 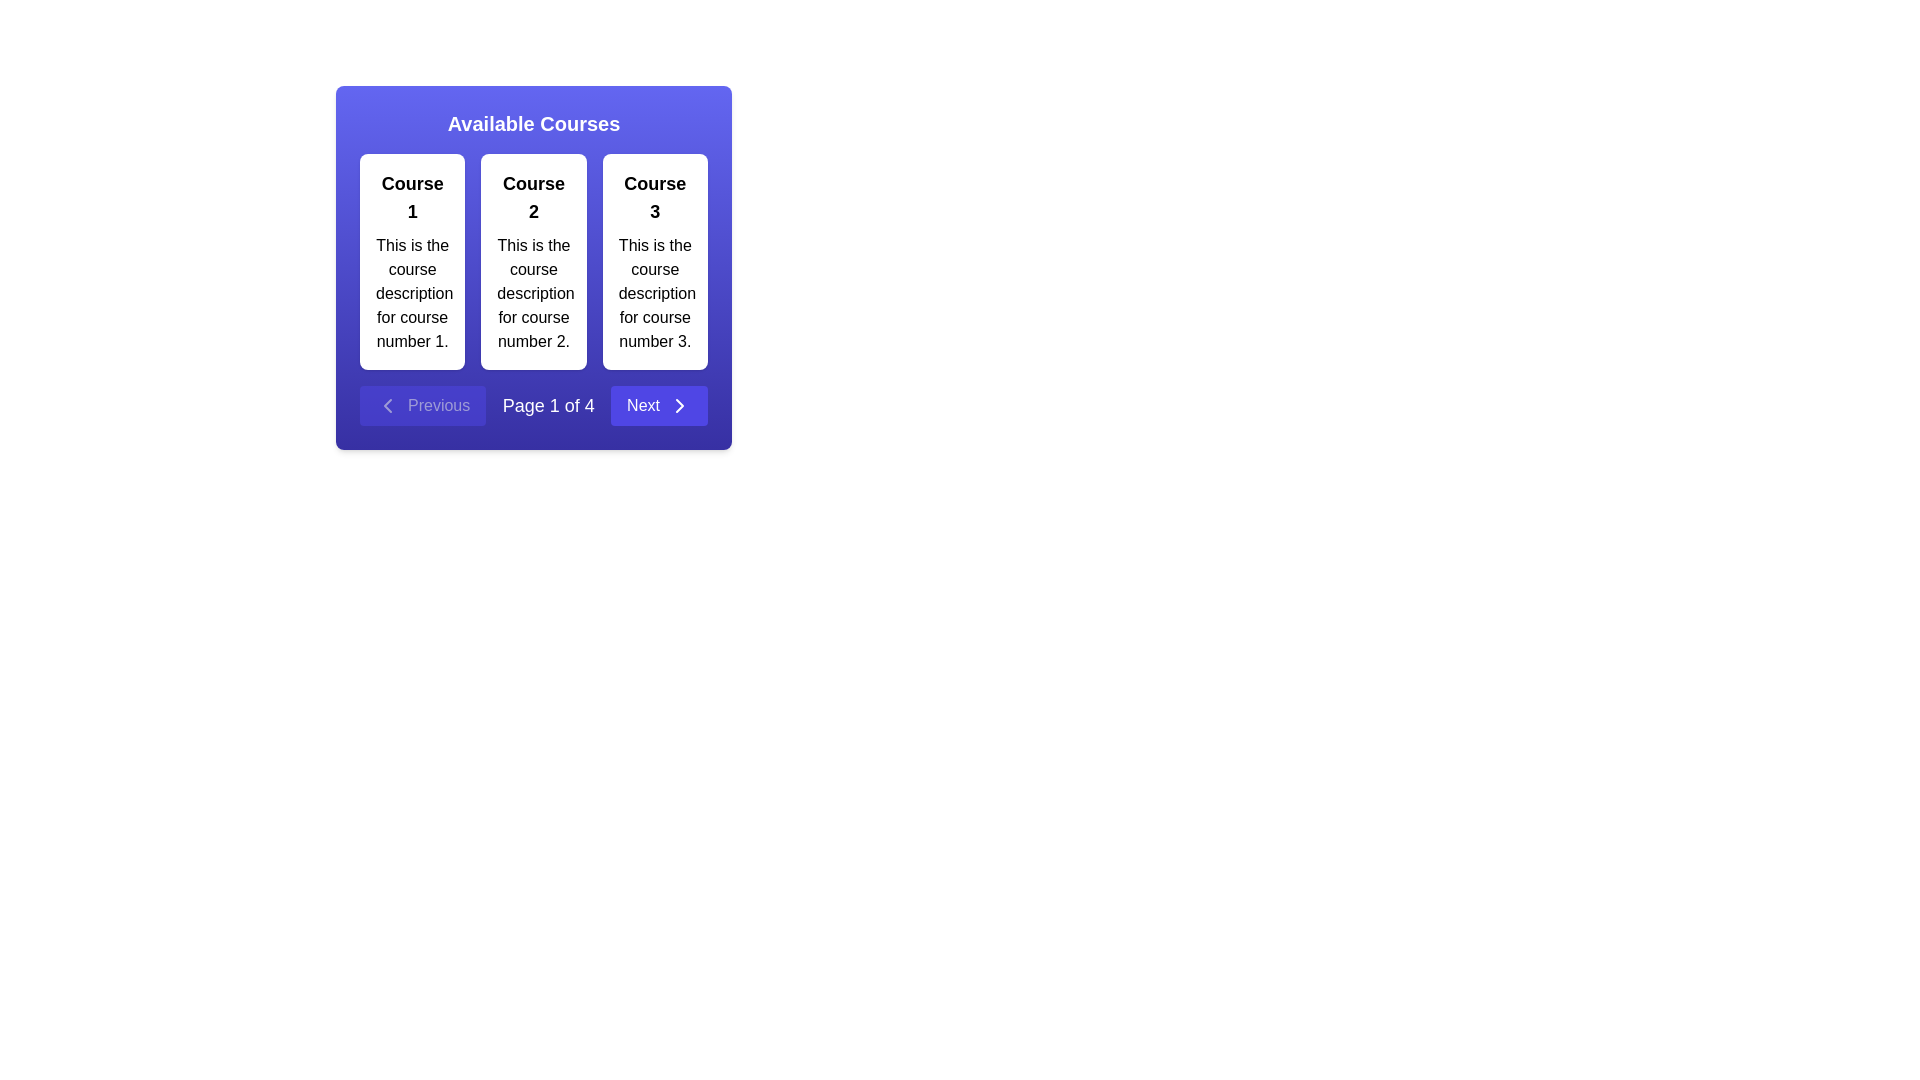 What do you see at coordinates (533, 197) in the screenshot?
I see `the 'Course 2' text label at the top of the second card` at bounding box center [533, 197].